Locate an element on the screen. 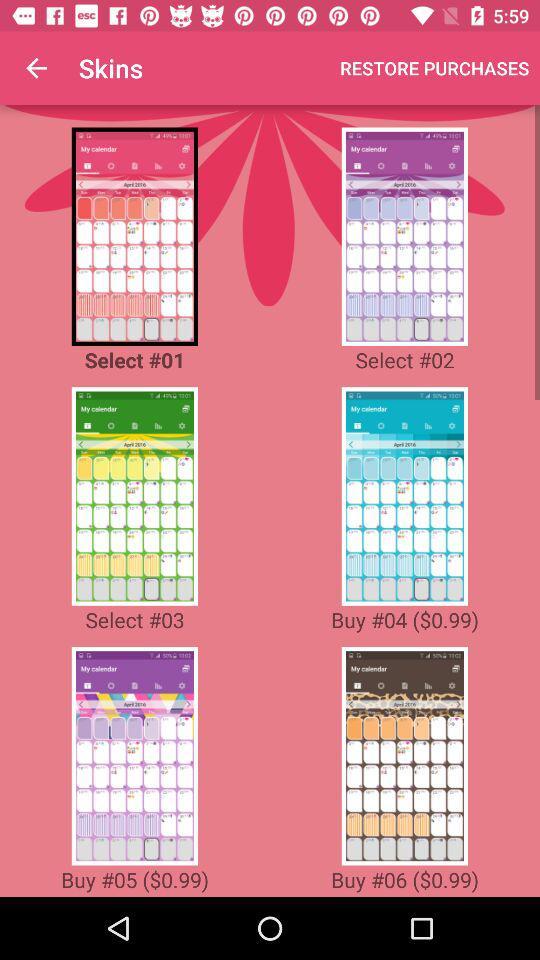 Image resolution: width=540 pixels, height=960 pixels. option is located at coordinates (404, 495).